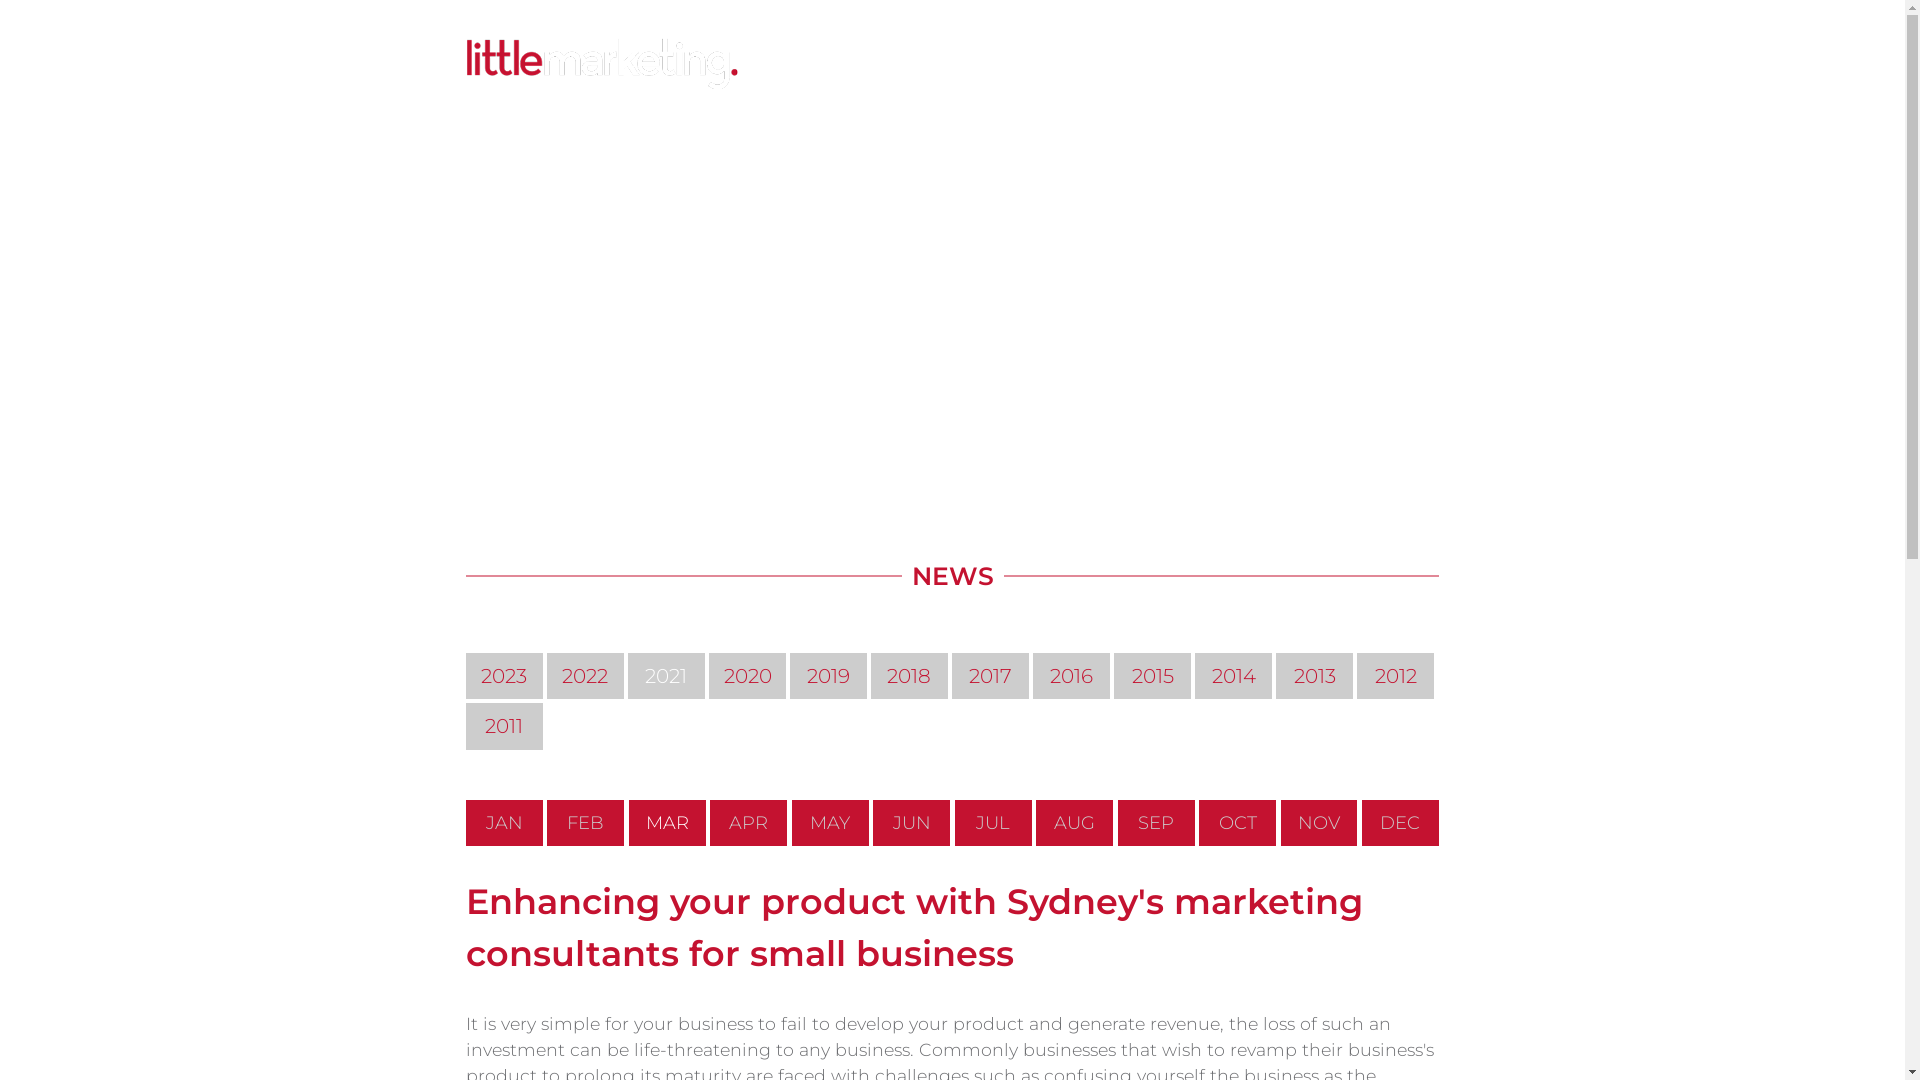  I want to click on 'CONTACT', so click(1340, 64).